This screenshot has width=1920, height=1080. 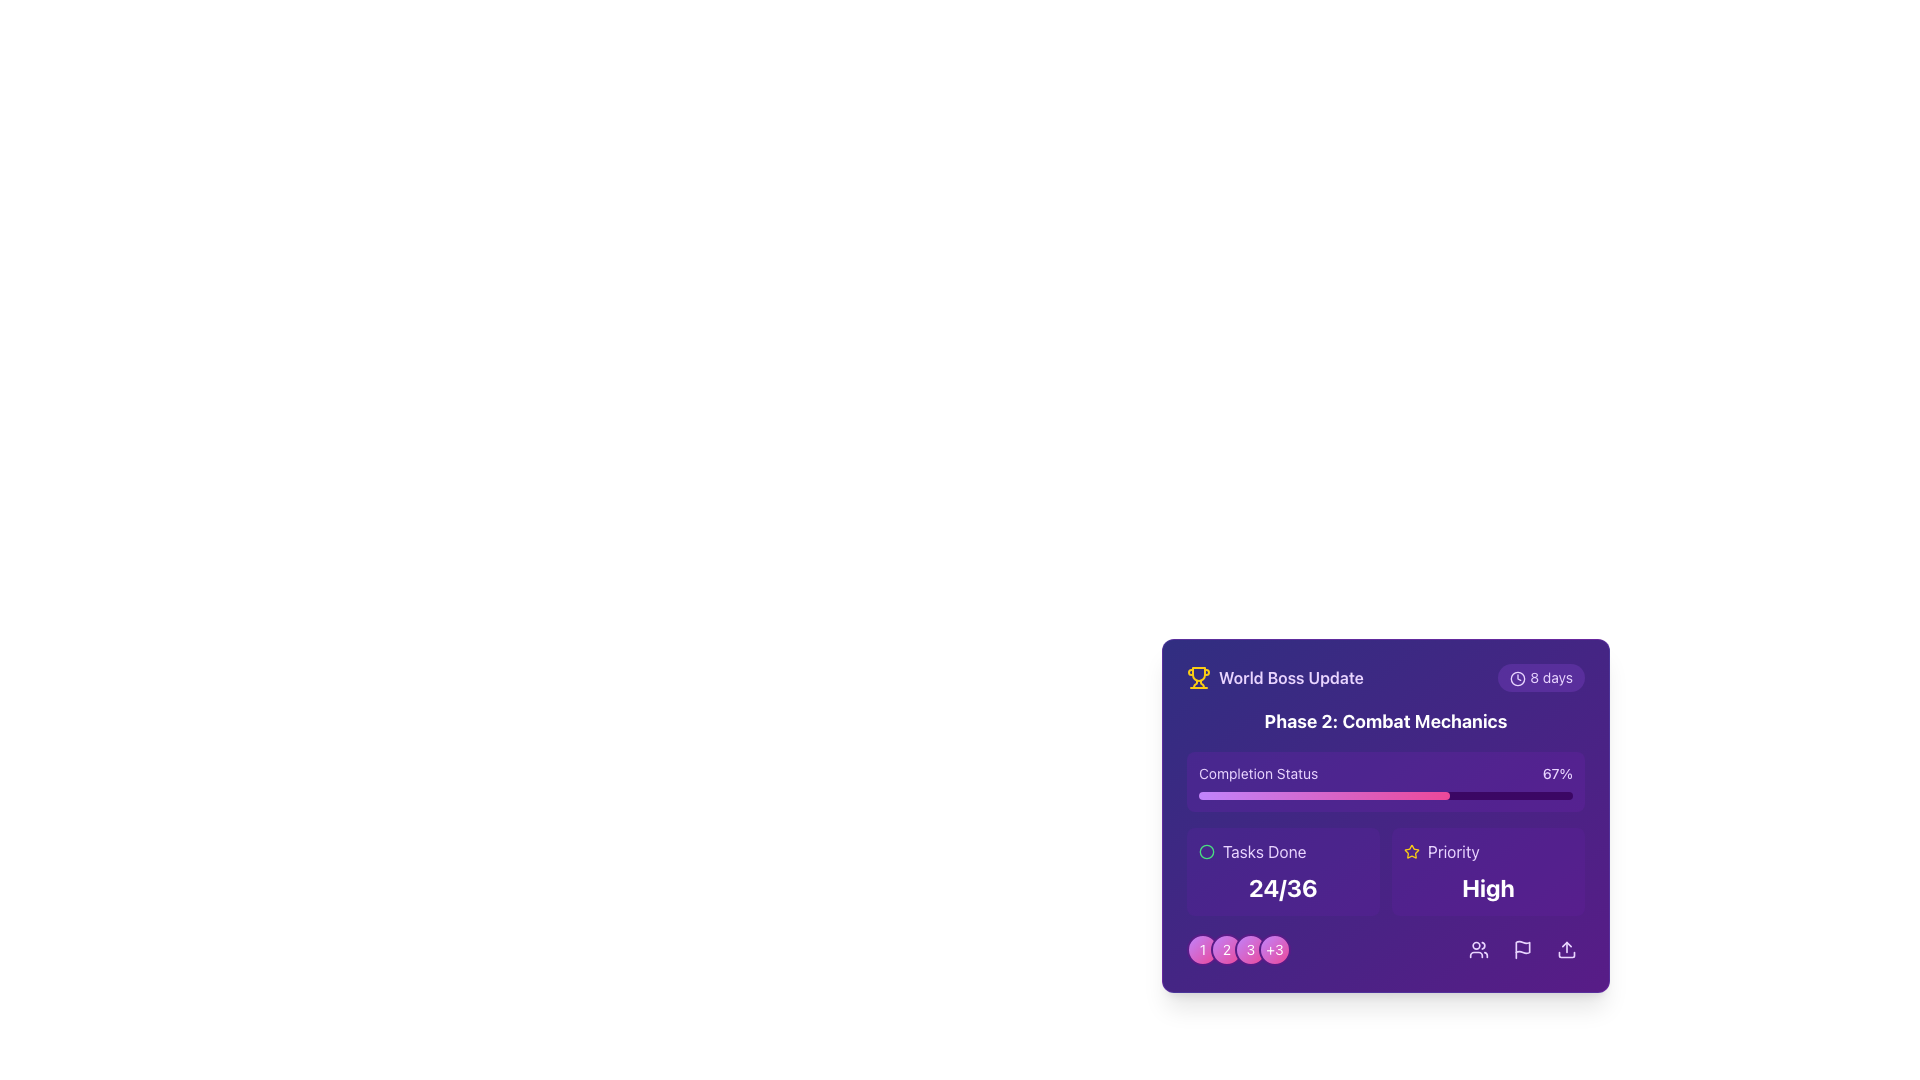 What do you see at coordinates (1205, 852) in the screenshot?
I see `the circular icon with a hollowed green stroke located at the bottom-right area of the UI card to interact` at bounding box center [1205, 852].